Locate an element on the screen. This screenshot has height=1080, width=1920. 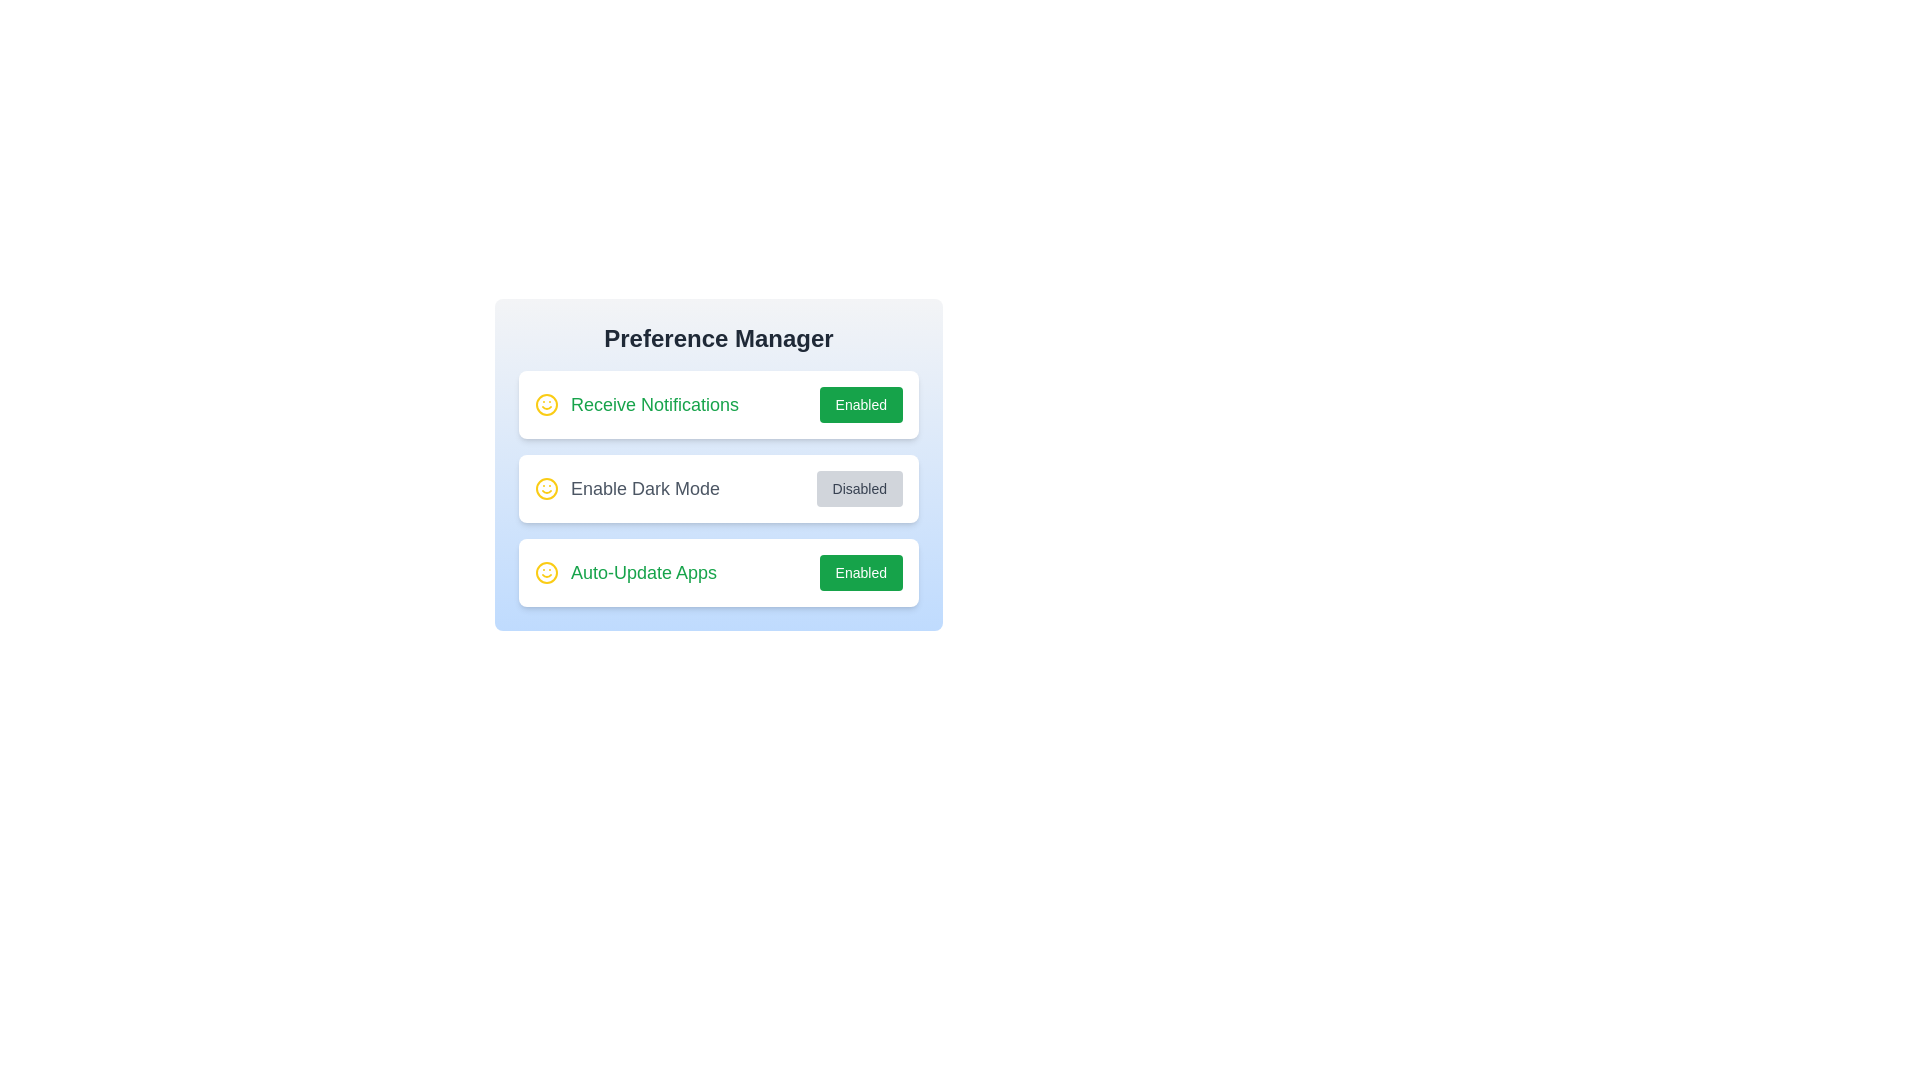
the smiley icon associated with the preference 'Auto-Update Apps' to explore its interaction is located at coordinates (547, 573).